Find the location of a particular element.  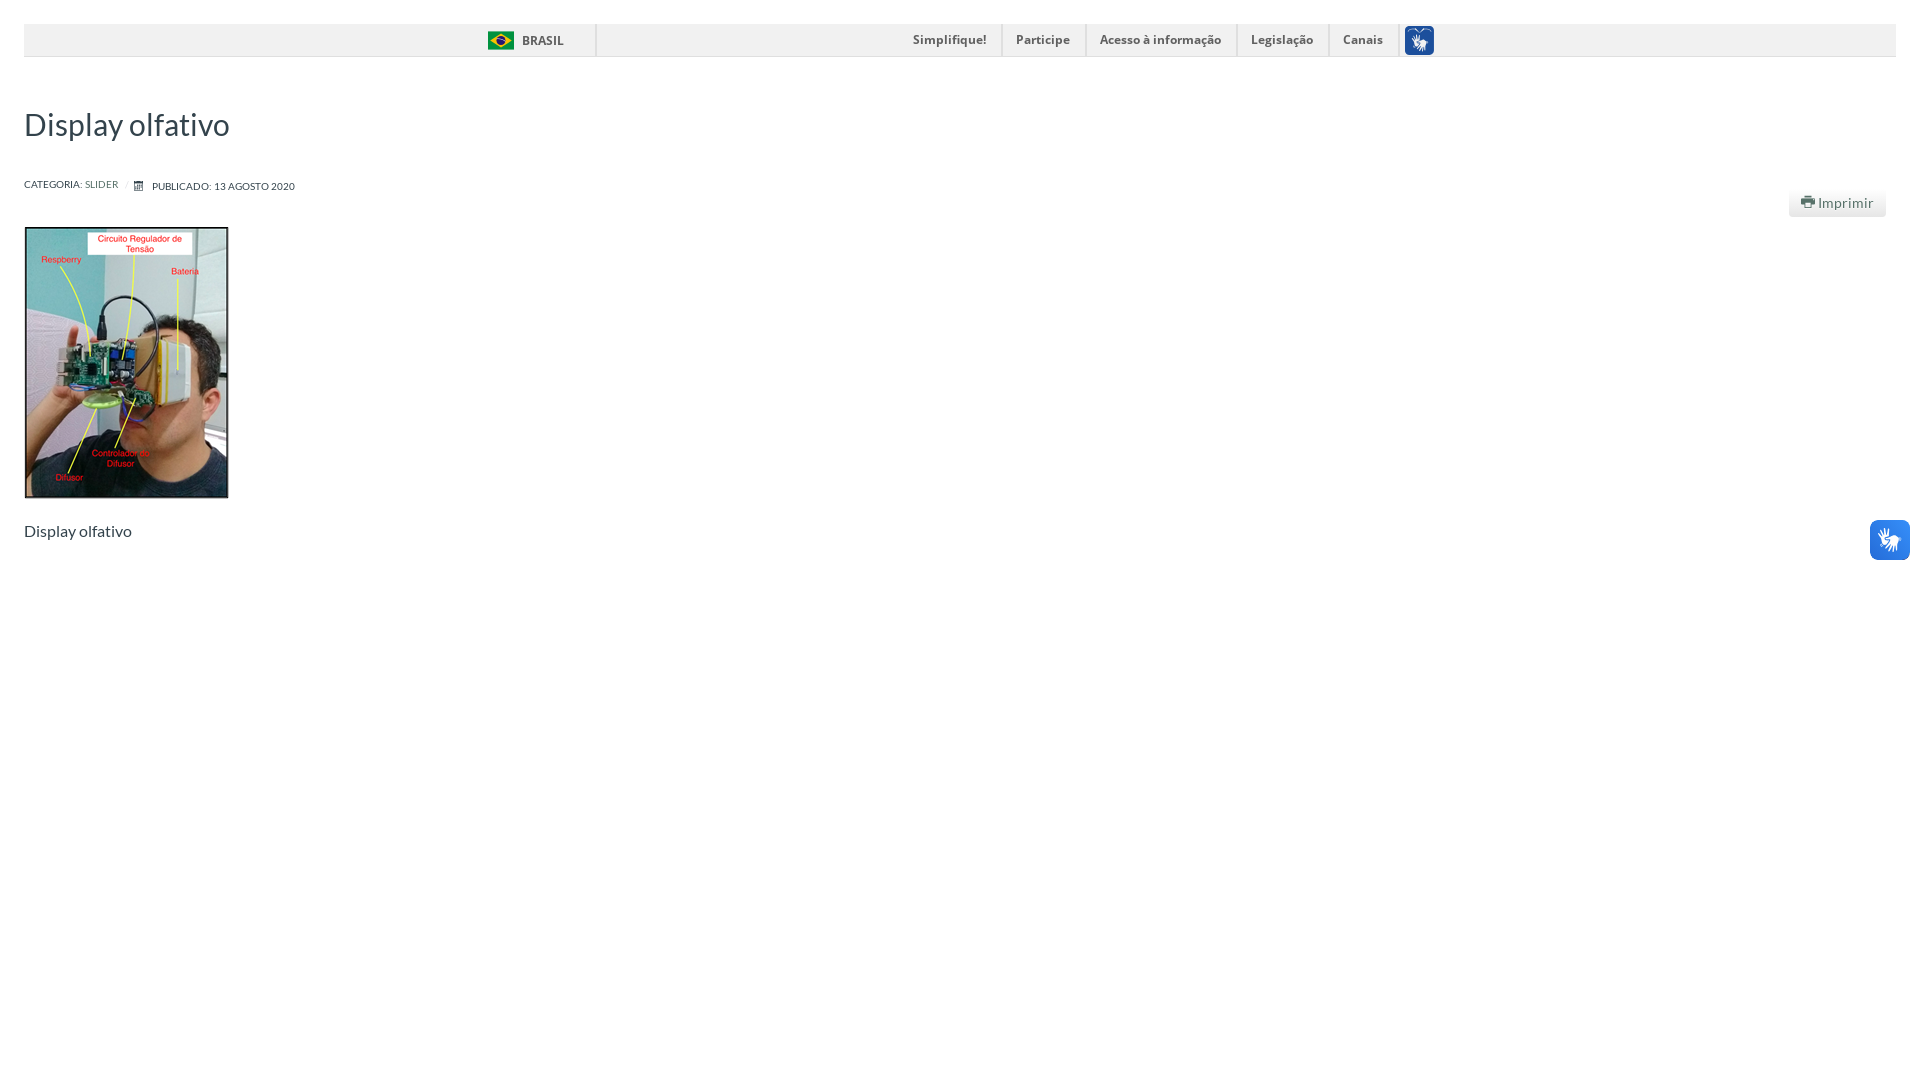

'Participe' is located at coordinates (1042, 39).